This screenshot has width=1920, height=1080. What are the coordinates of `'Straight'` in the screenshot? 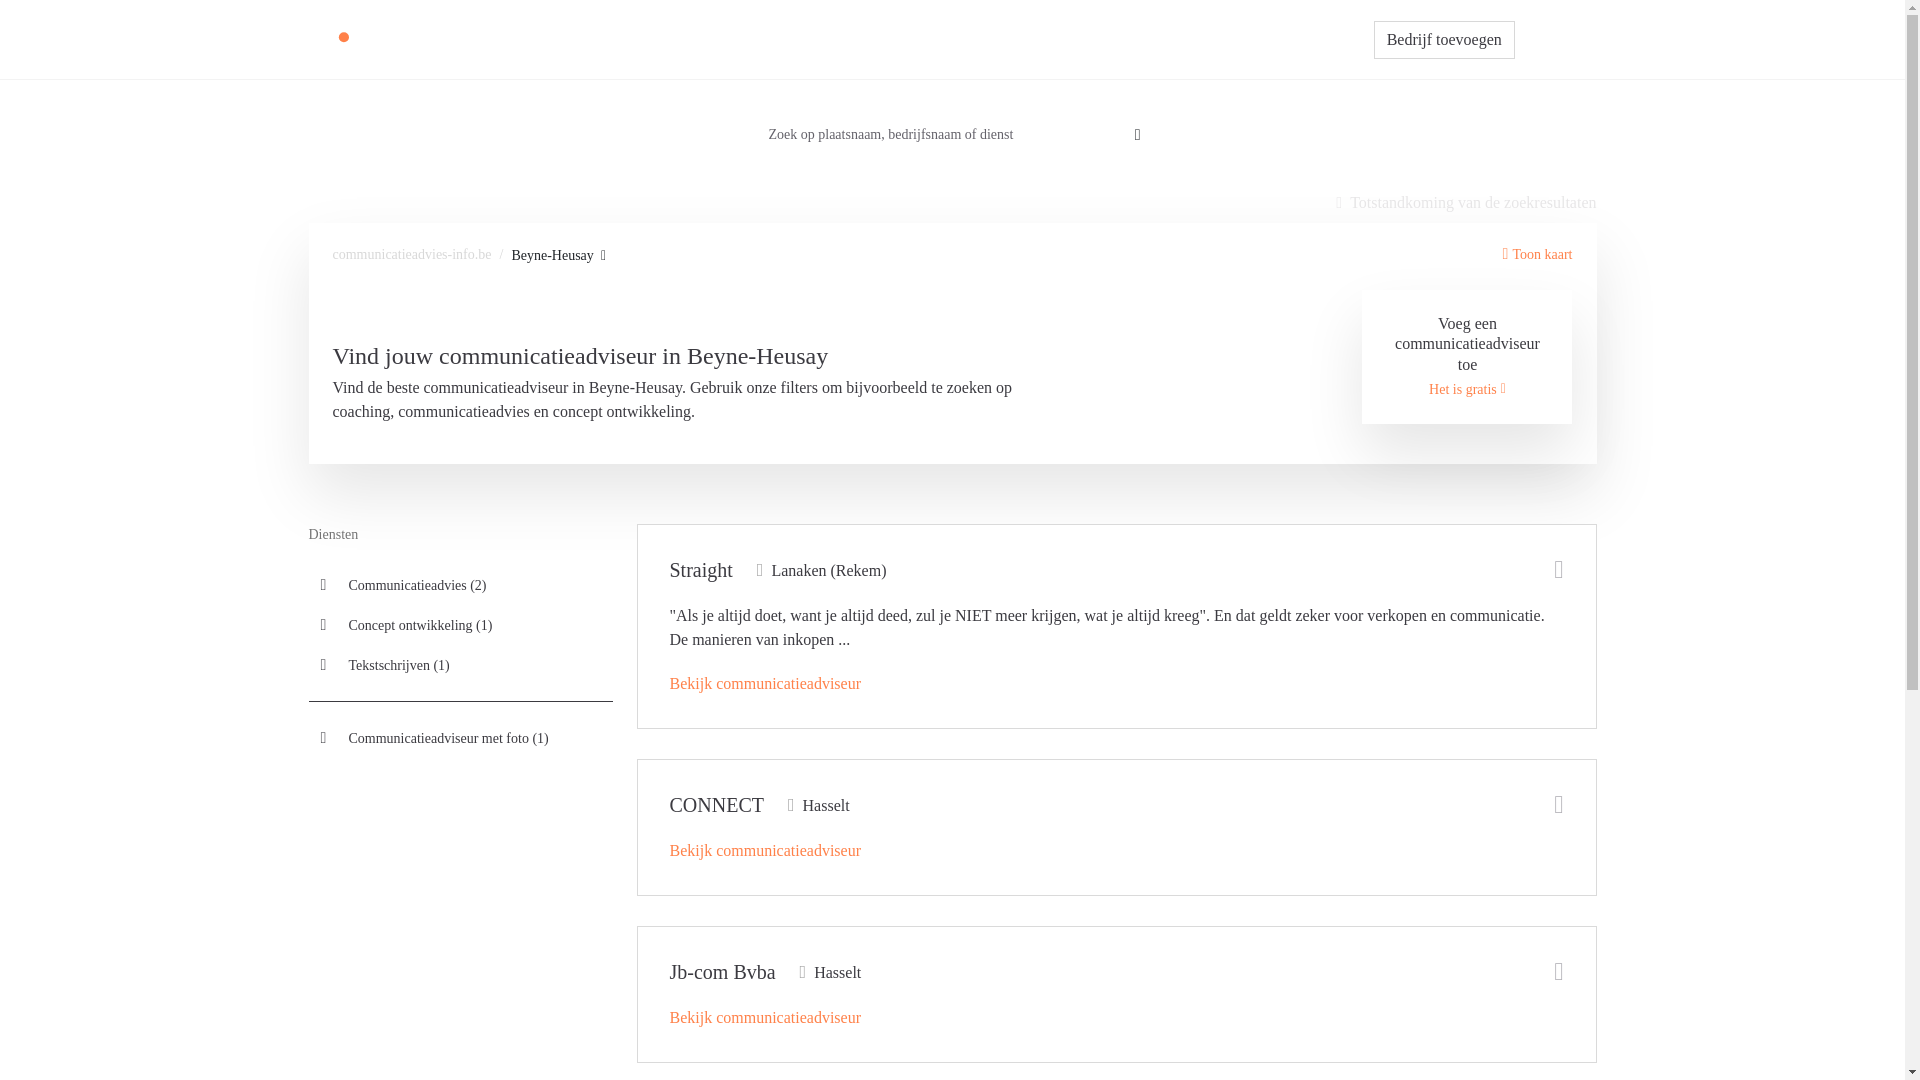 It's located at (701, 570).